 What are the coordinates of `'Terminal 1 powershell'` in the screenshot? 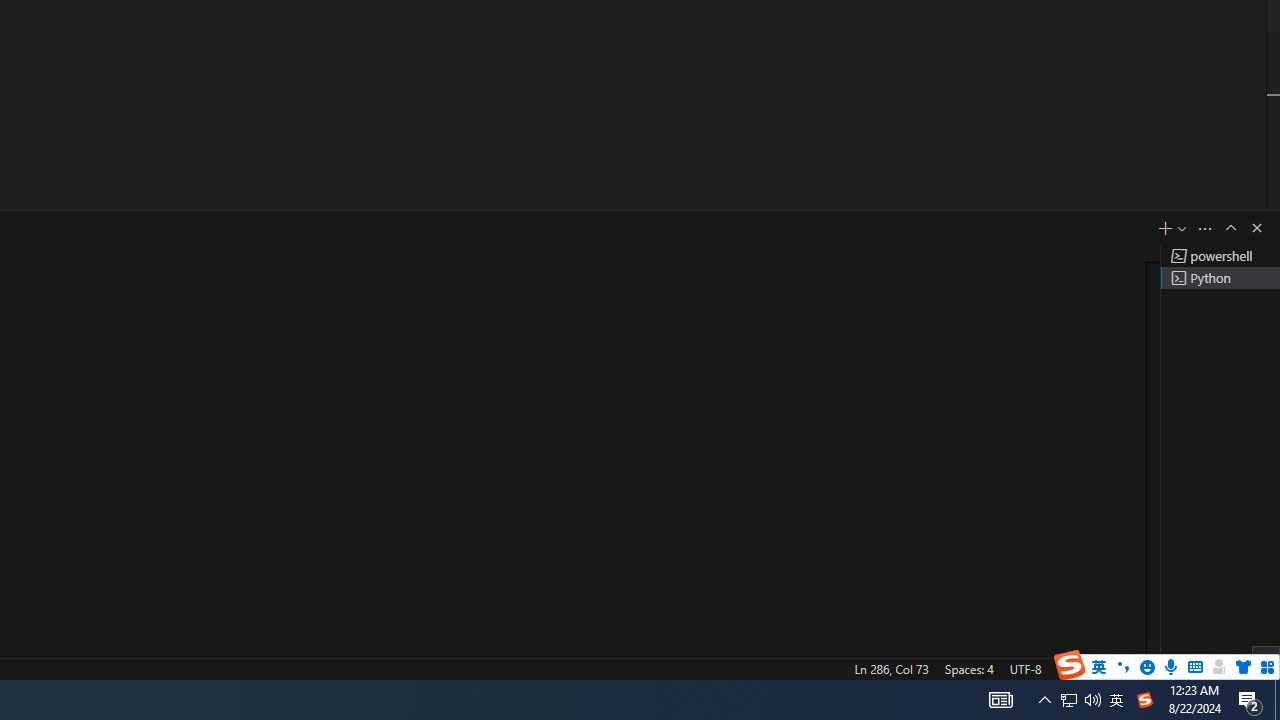 It's located at (1219, 254).